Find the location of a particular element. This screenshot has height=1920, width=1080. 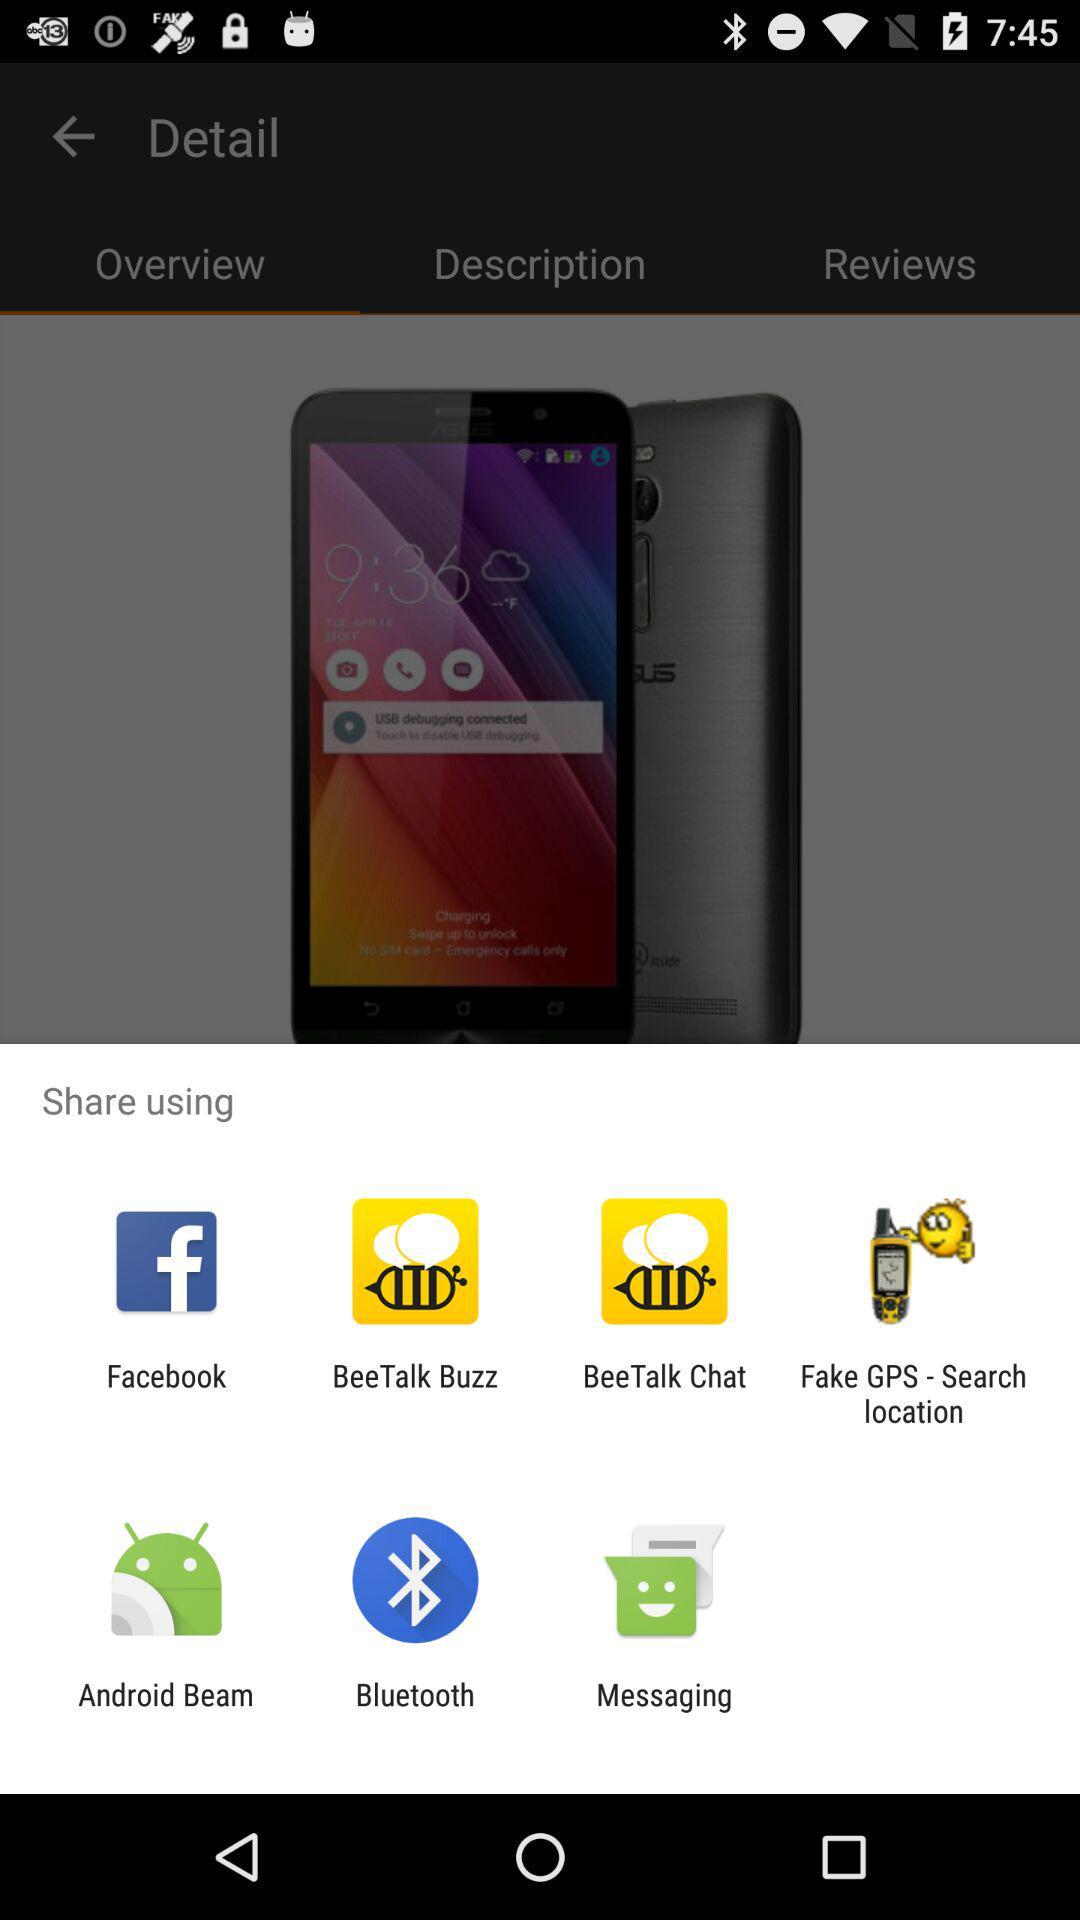

the item next to the beetalk chat item is located at coordinates (913, 1392).